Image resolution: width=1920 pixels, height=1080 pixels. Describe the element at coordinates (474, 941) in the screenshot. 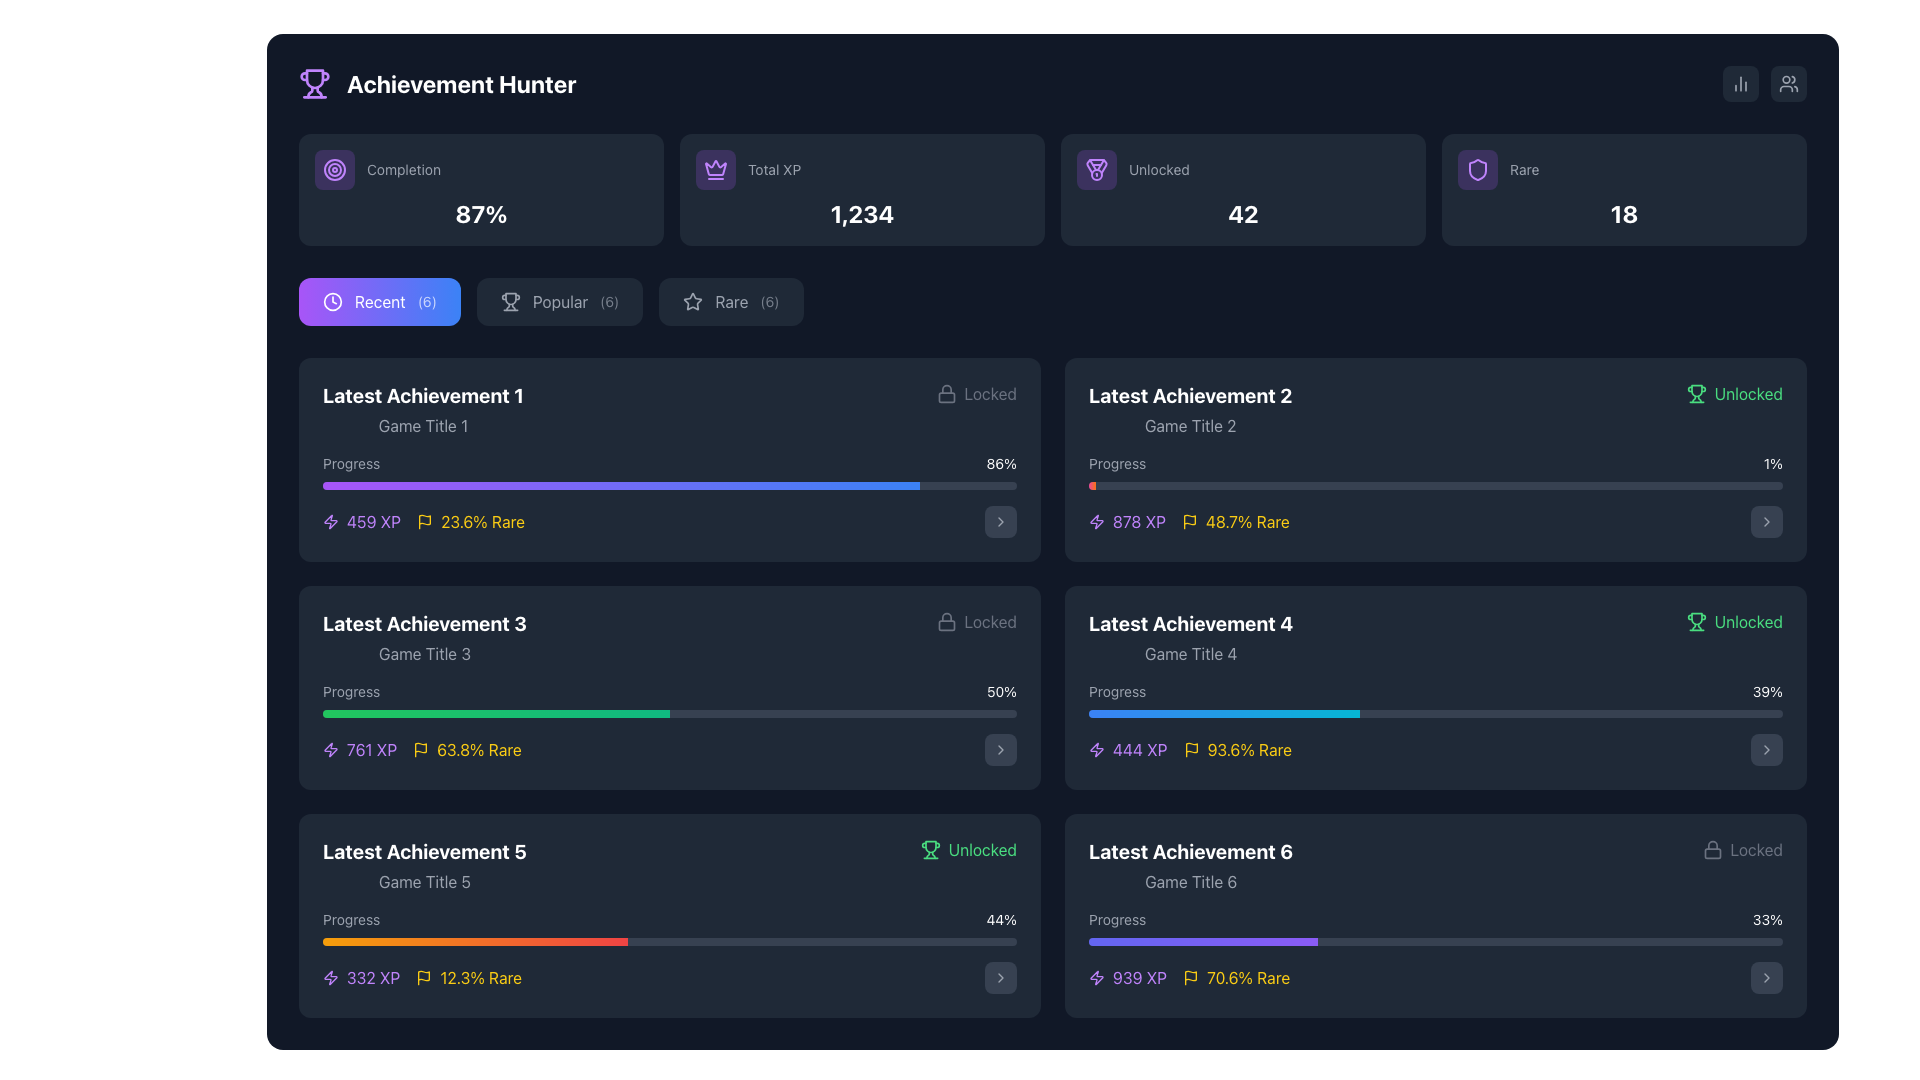

I see `the filled portion of the progress bar segment in the 'Latest Achievement 5' section, which is represented by a gradient from amber to red` at that location.